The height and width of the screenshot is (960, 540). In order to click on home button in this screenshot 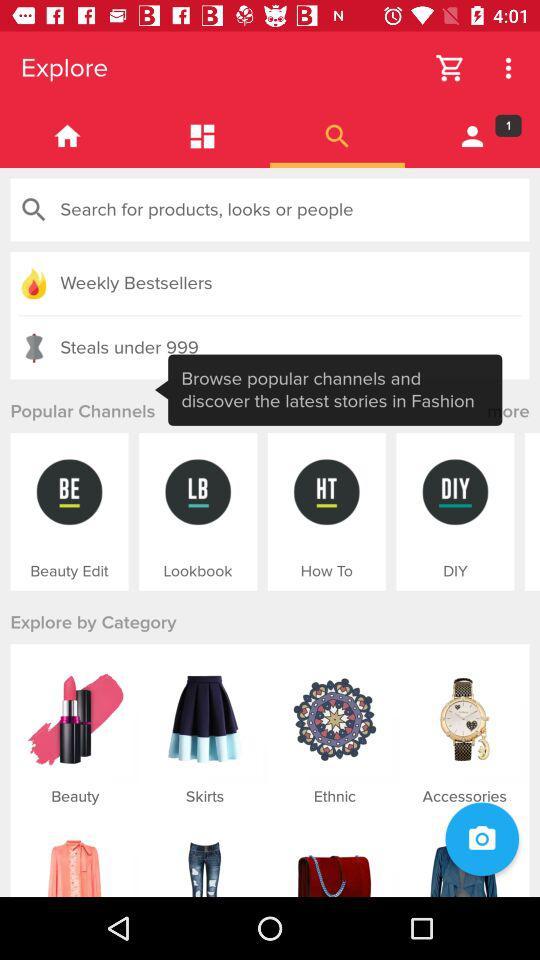, I will do `click(67, 135)`.